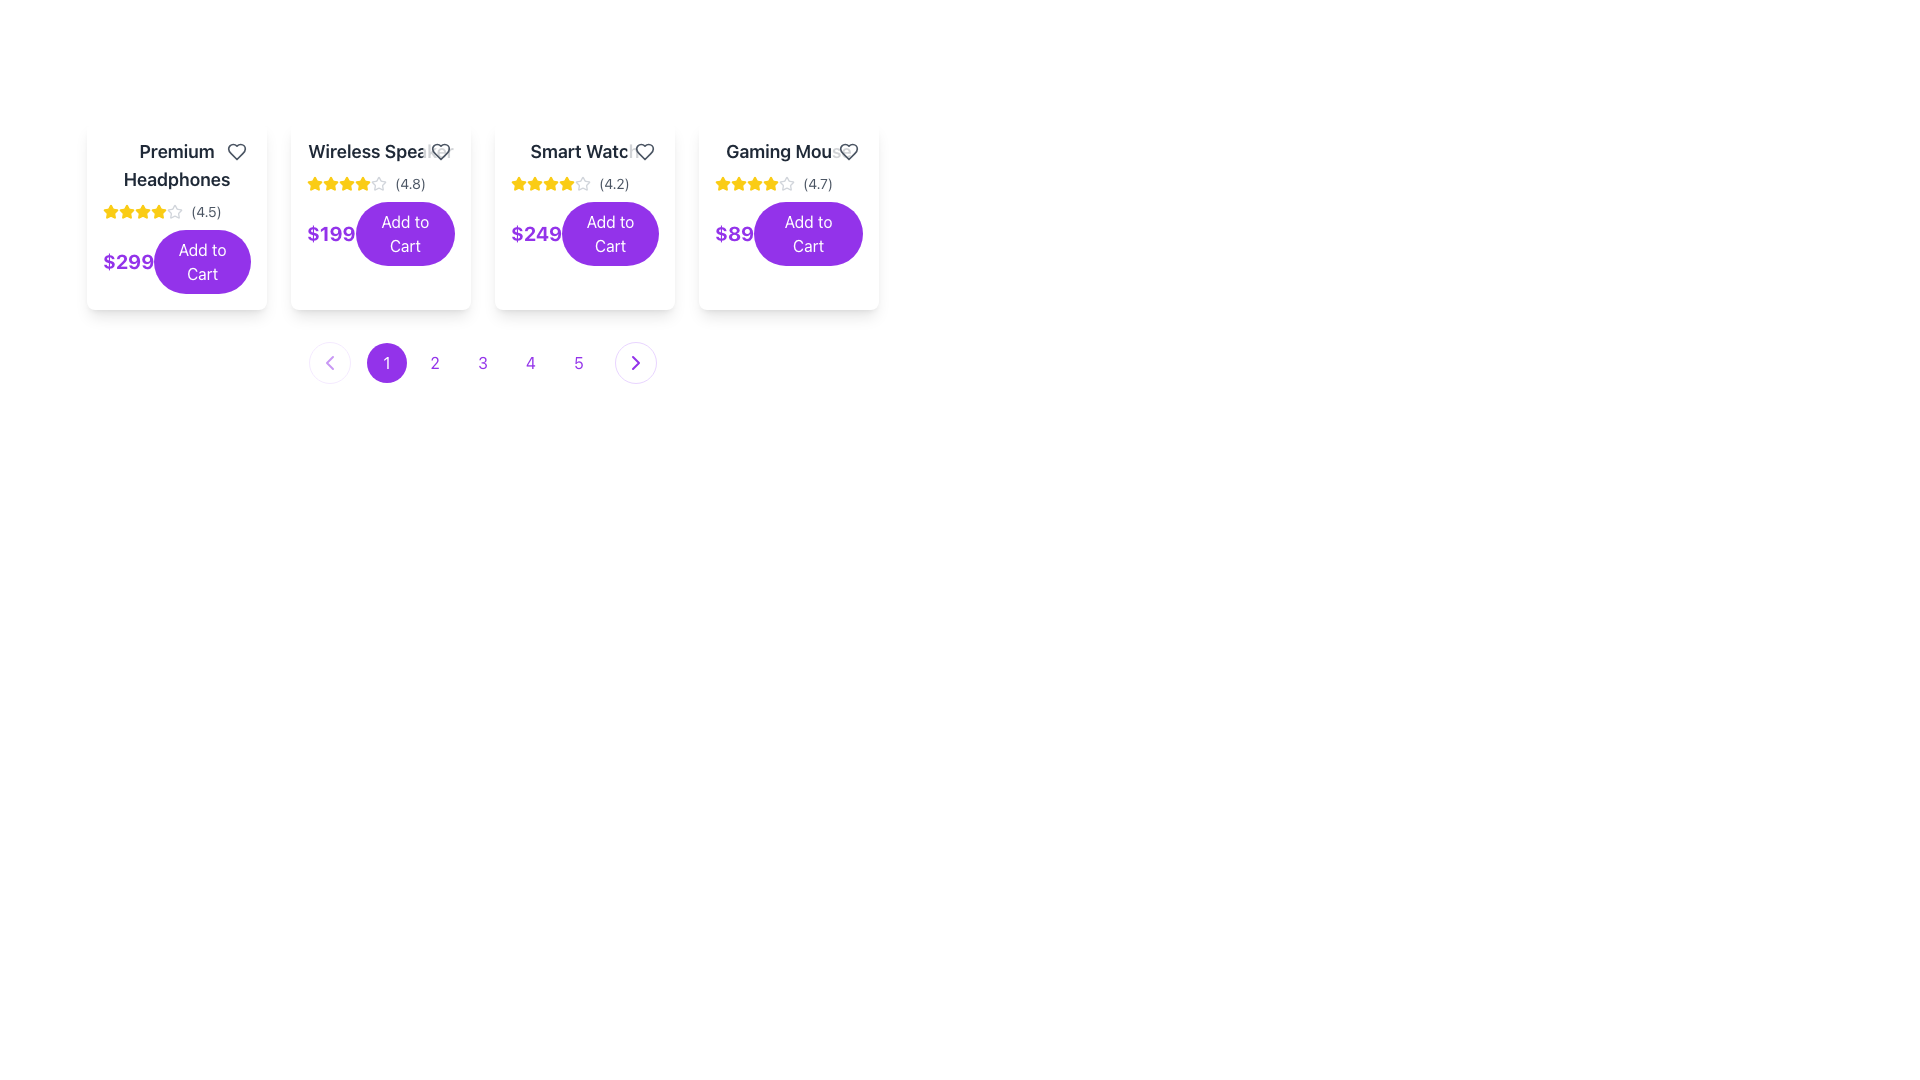  Describe the element at coordinates (753, 183) in the screenshot. I see `the third star icon for rating in the product card for 'Gaming Mouse' to possibly interact or display additional information` at that location.